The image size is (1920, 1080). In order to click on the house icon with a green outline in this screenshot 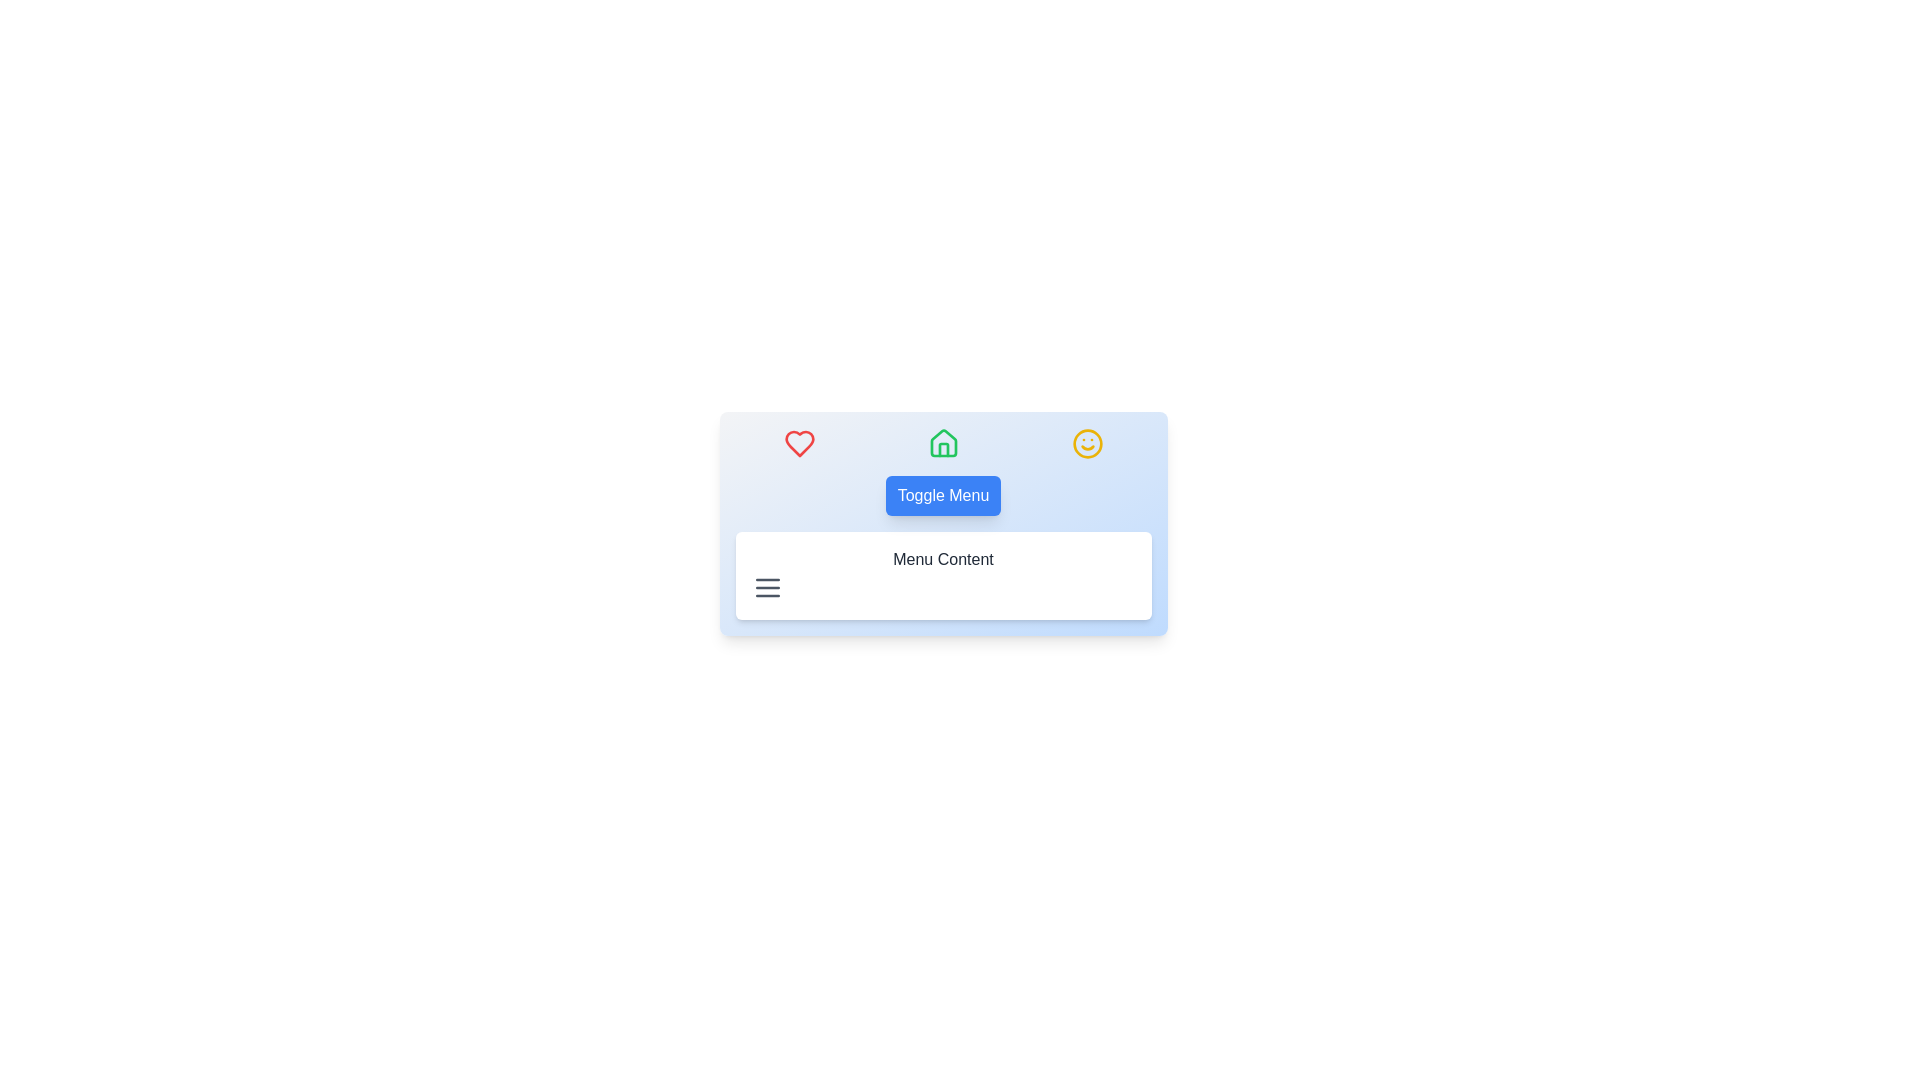, I will do `click(942, 442)`.